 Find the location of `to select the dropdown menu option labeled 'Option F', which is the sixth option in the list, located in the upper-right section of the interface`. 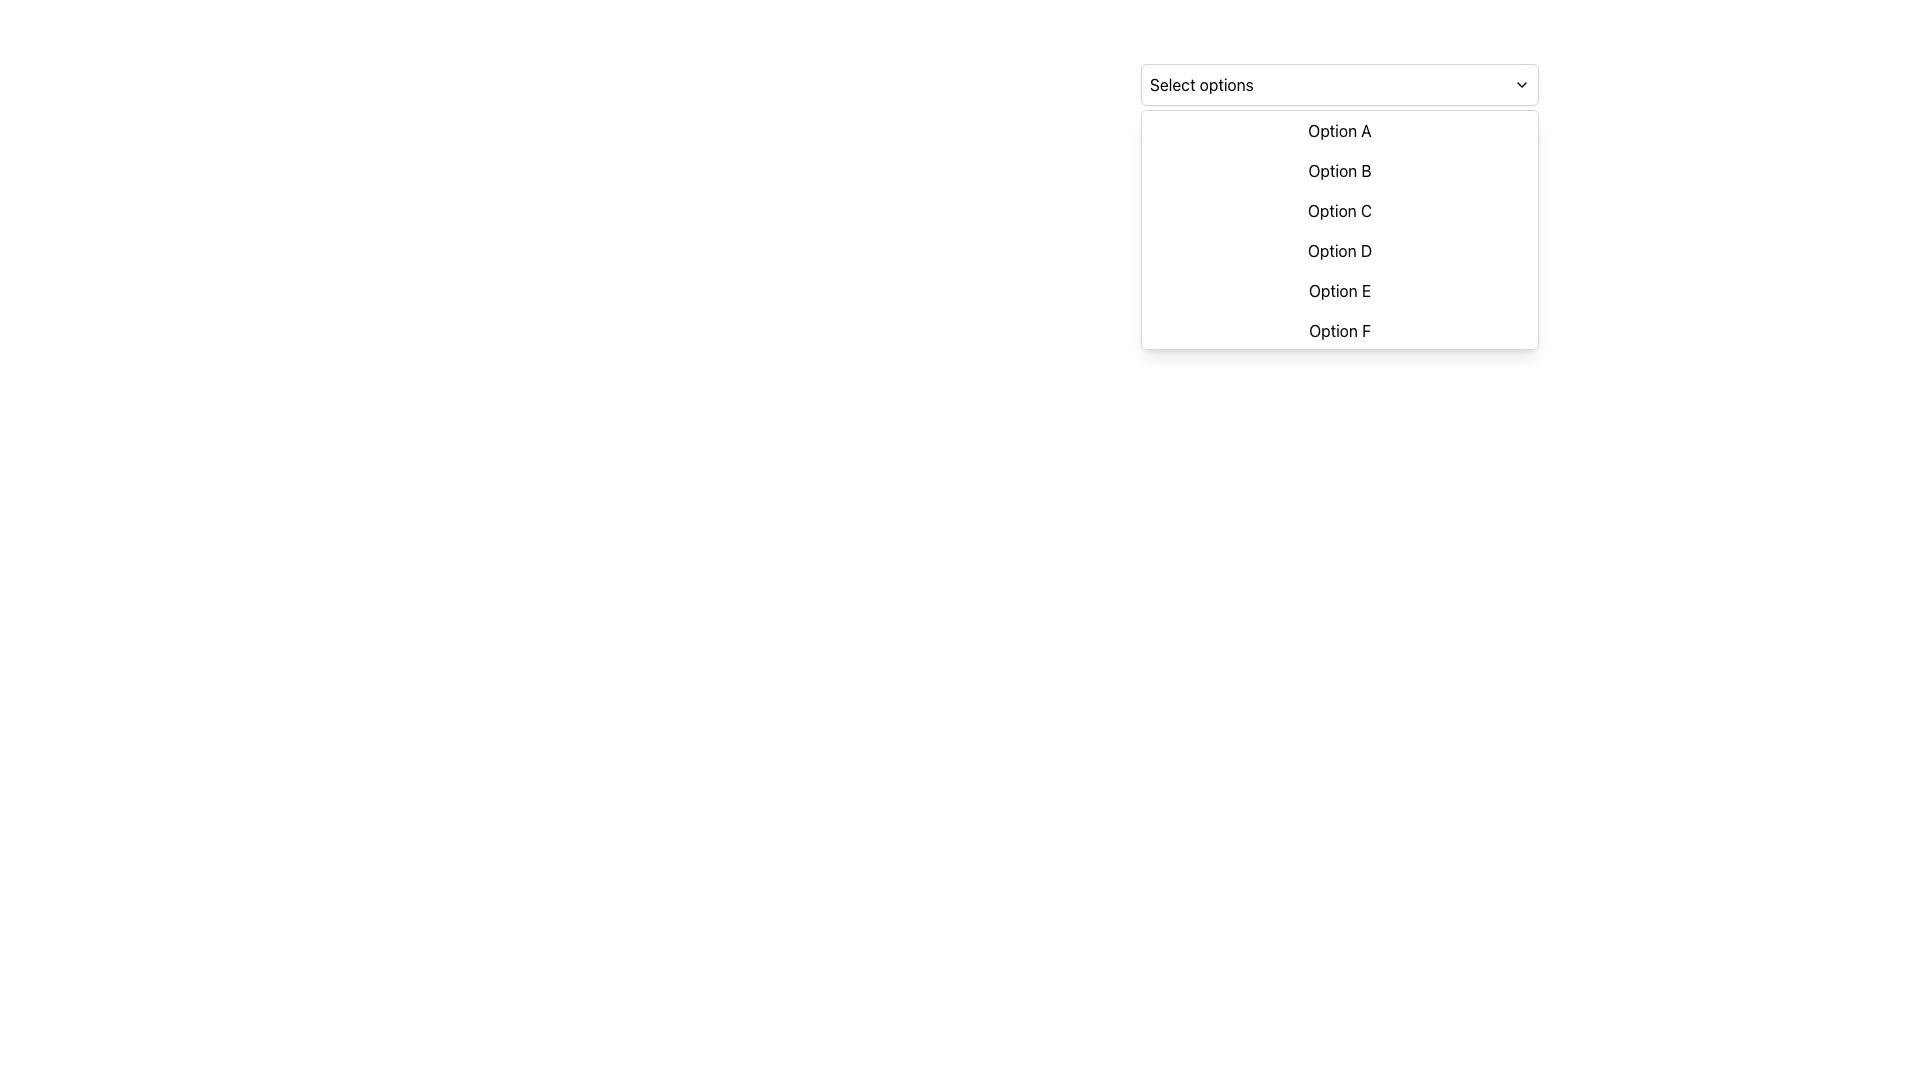

to select the dropdown menu option labeled 'Option F', which is the sixth option in the list, located in the upper-right section of the interface is located at coordinates (1339, 330).